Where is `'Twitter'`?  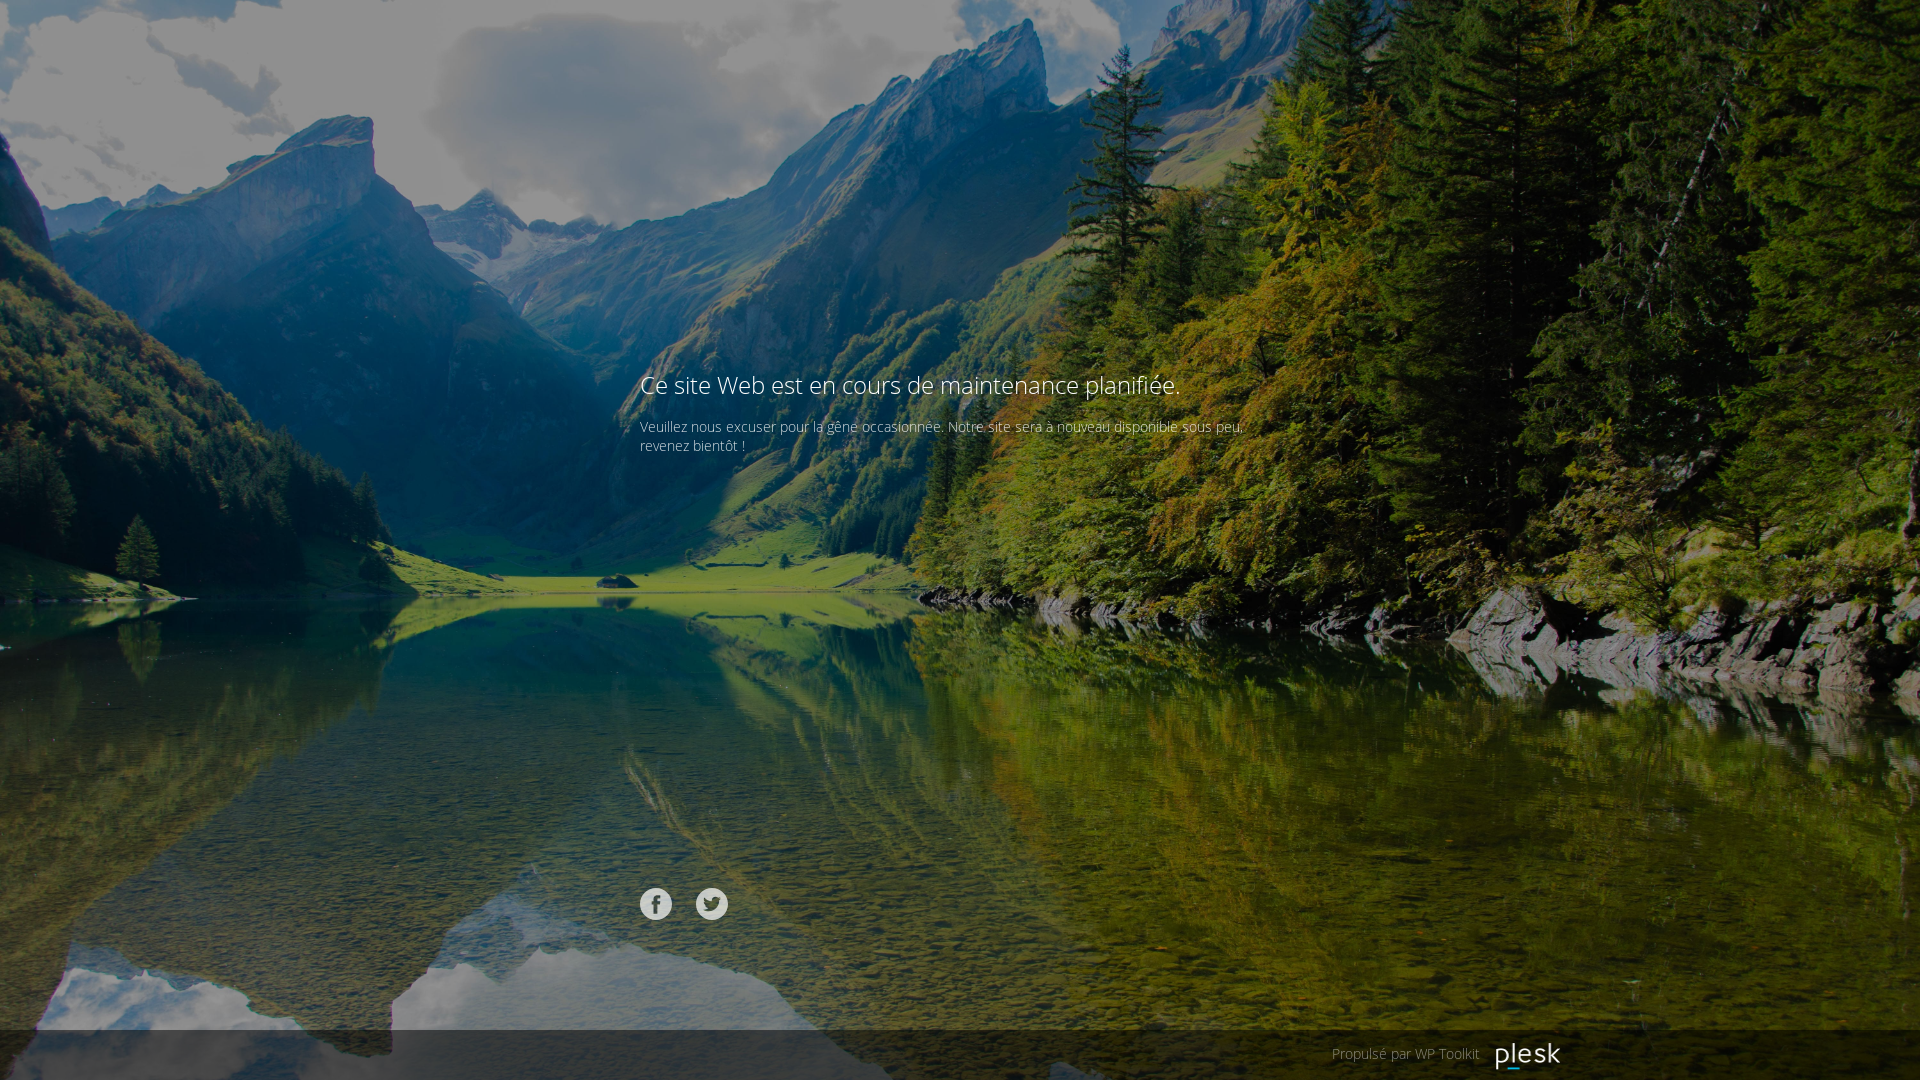 'Twitter' is located at coordinates (711, 903).